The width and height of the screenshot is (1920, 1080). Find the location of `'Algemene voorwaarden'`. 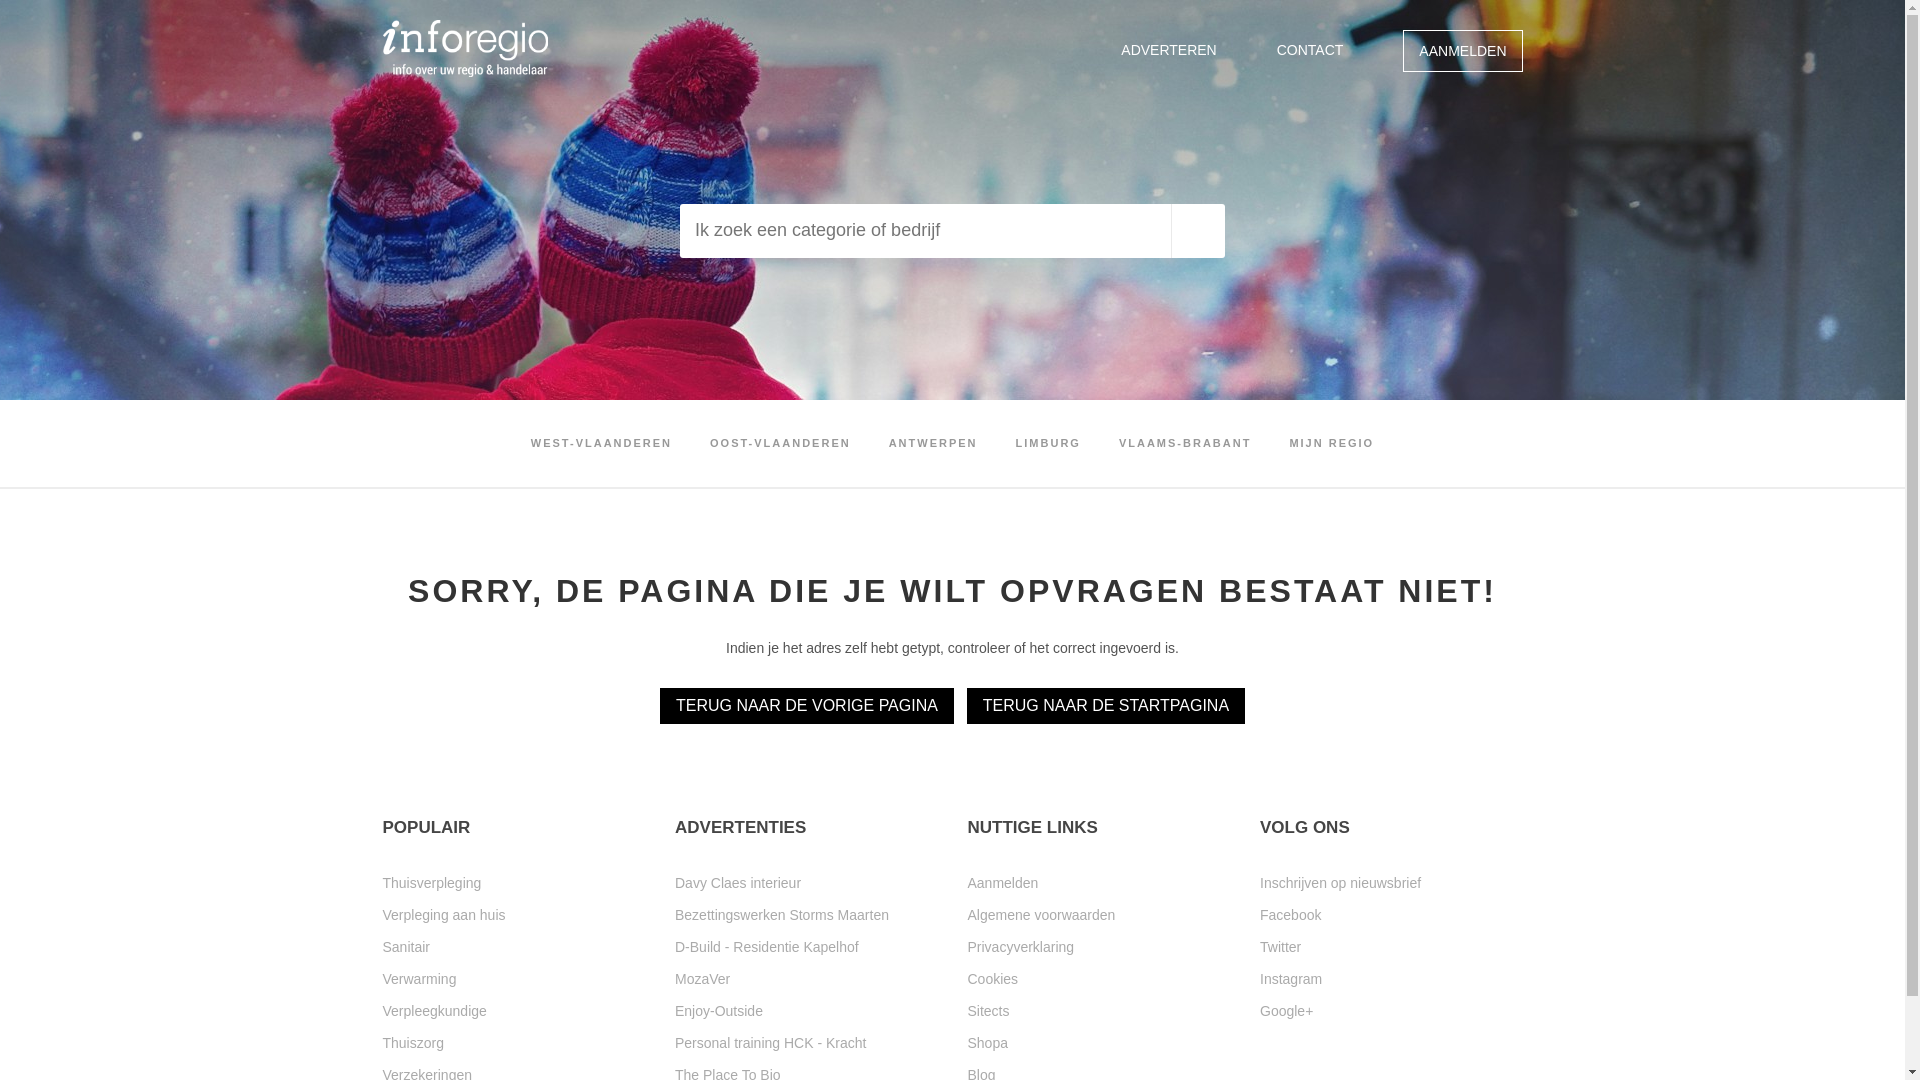

'Algemene voorwaarden' is located at coordinates (1098, 914).